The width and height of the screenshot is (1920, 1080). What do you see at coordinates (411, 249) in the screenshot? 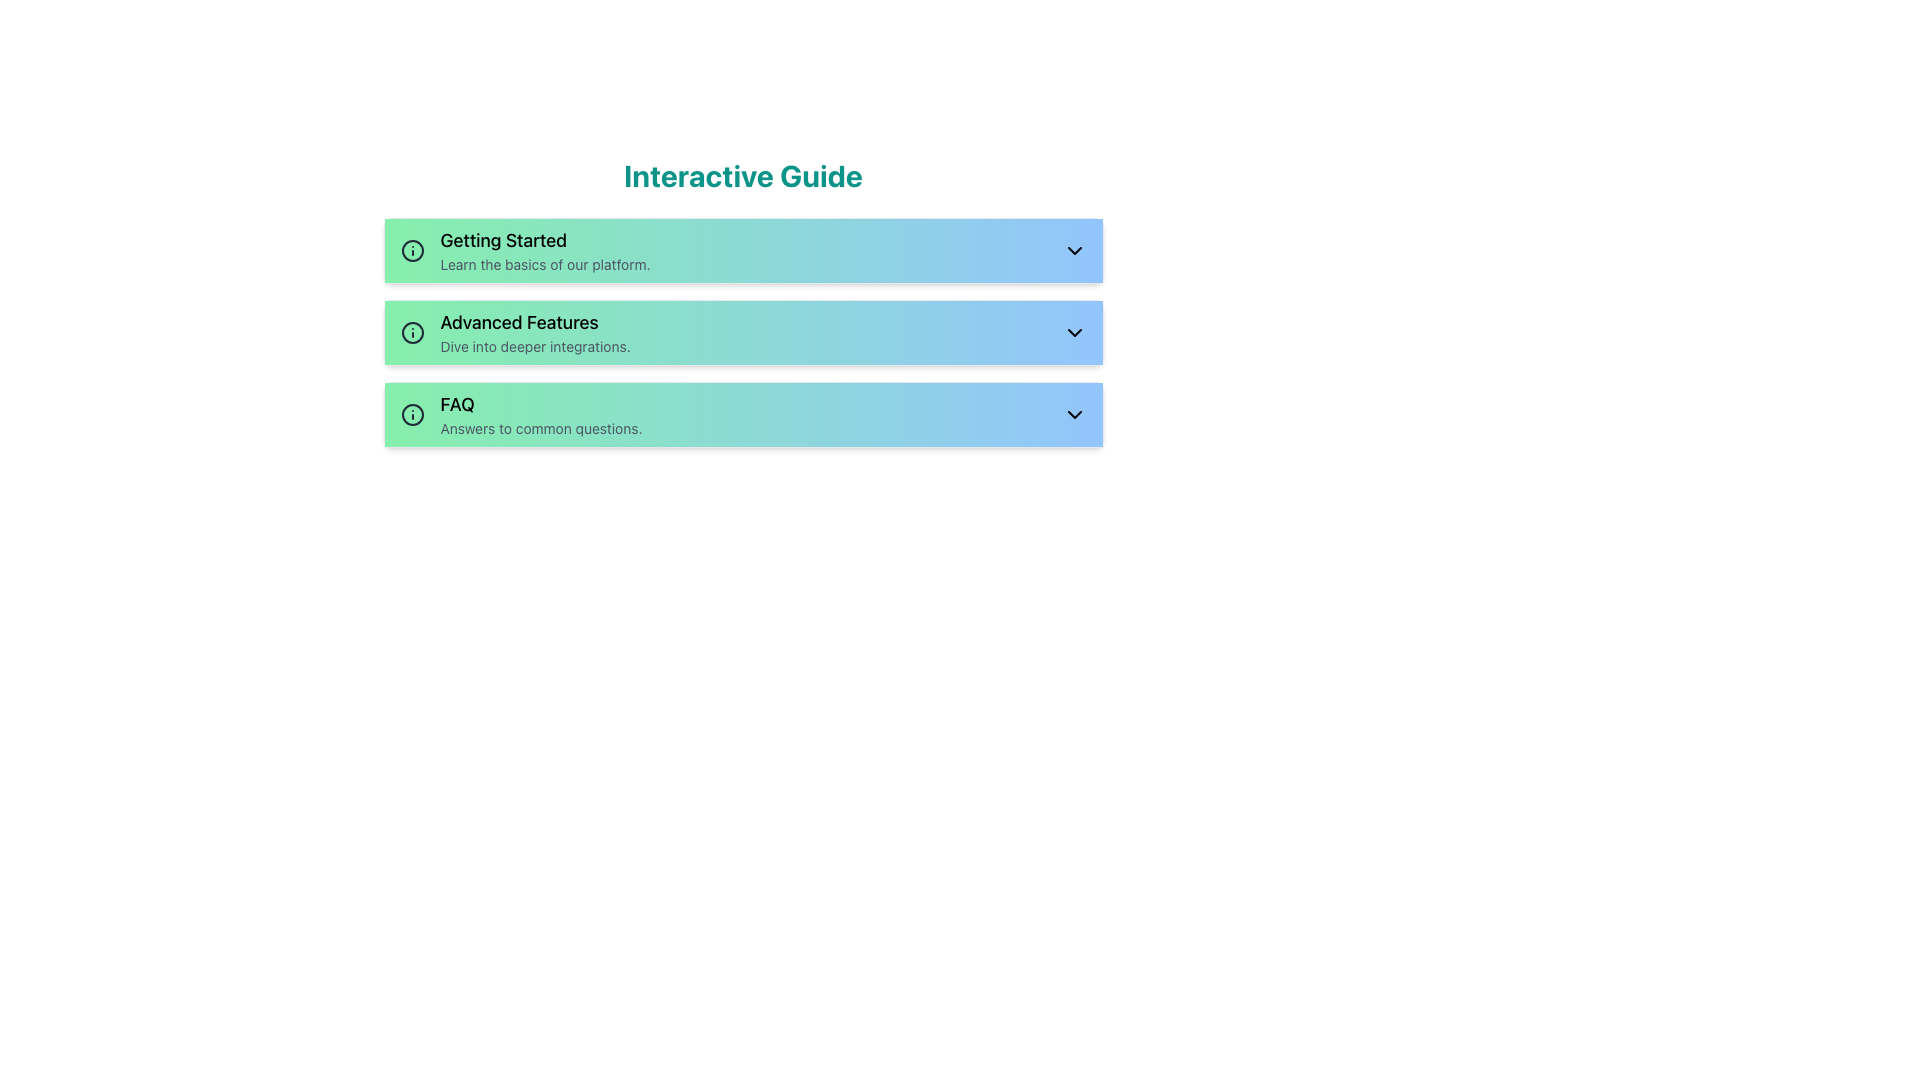
I see `the SVG Circle that represents a section or feature in the interface, located to the left of the text label 'Getting Started'` at bounding box center [411, 249].